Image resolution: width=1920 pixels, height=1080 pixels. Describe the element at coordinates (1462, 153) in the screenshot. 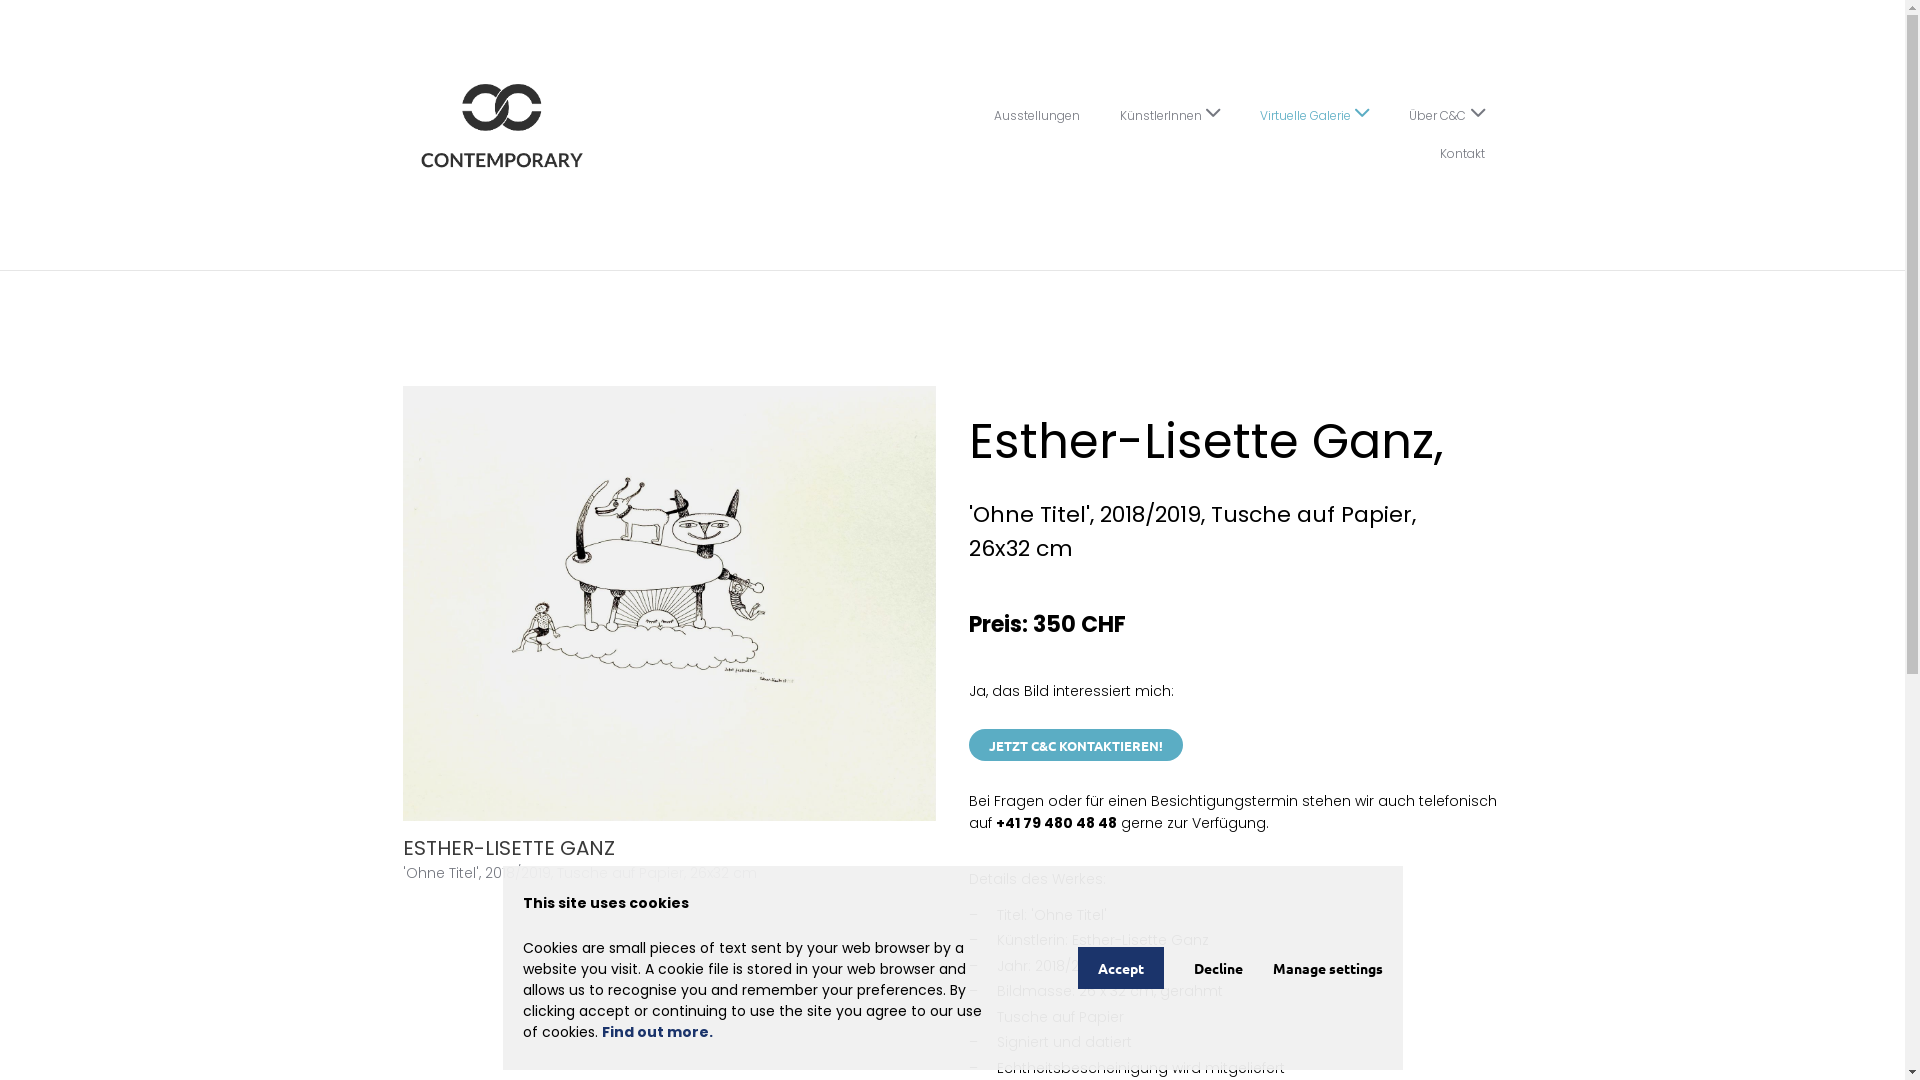

I see `'Kontakt'` at that location.